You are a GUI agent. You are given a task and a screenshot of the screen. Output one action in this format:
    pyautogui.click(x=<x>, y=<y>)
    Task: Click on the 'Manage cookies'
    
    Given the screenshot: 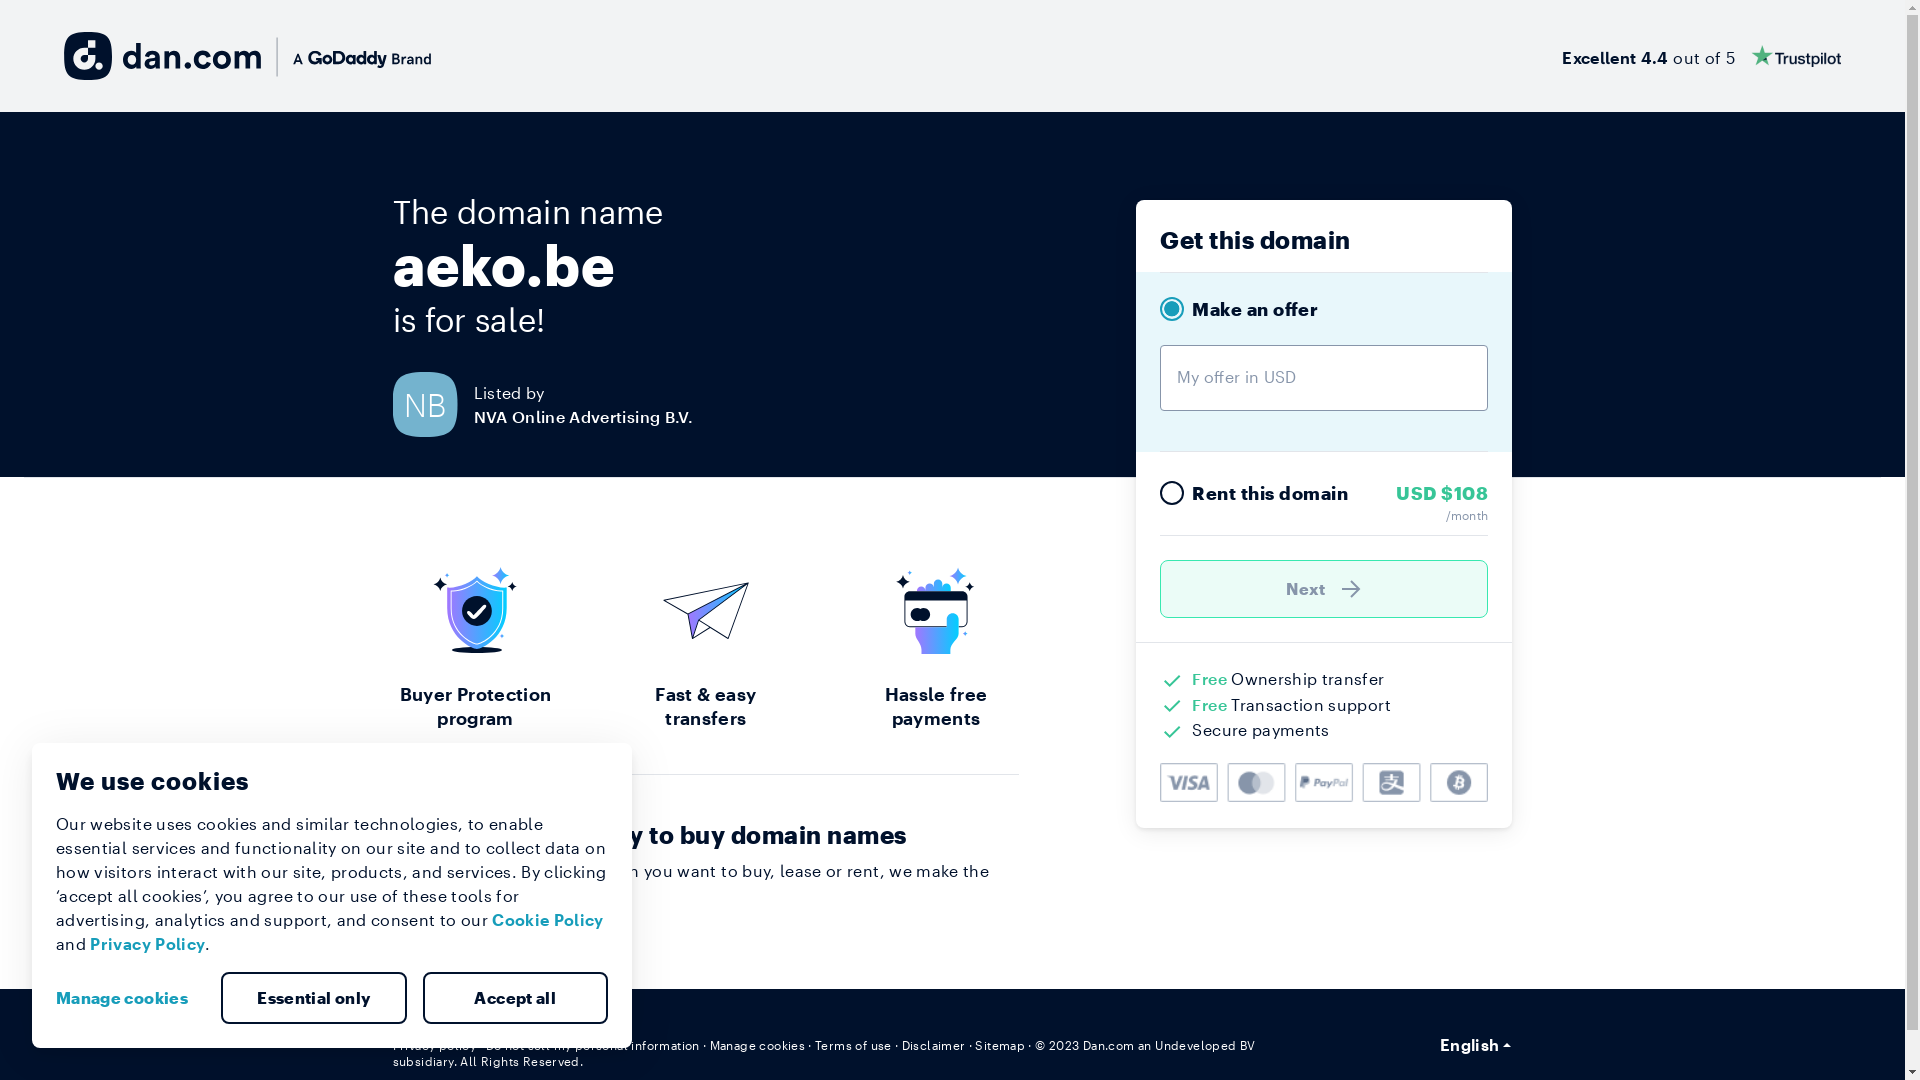 What is the action you would take?
    pyautogui.click(x=56, y=998)
    